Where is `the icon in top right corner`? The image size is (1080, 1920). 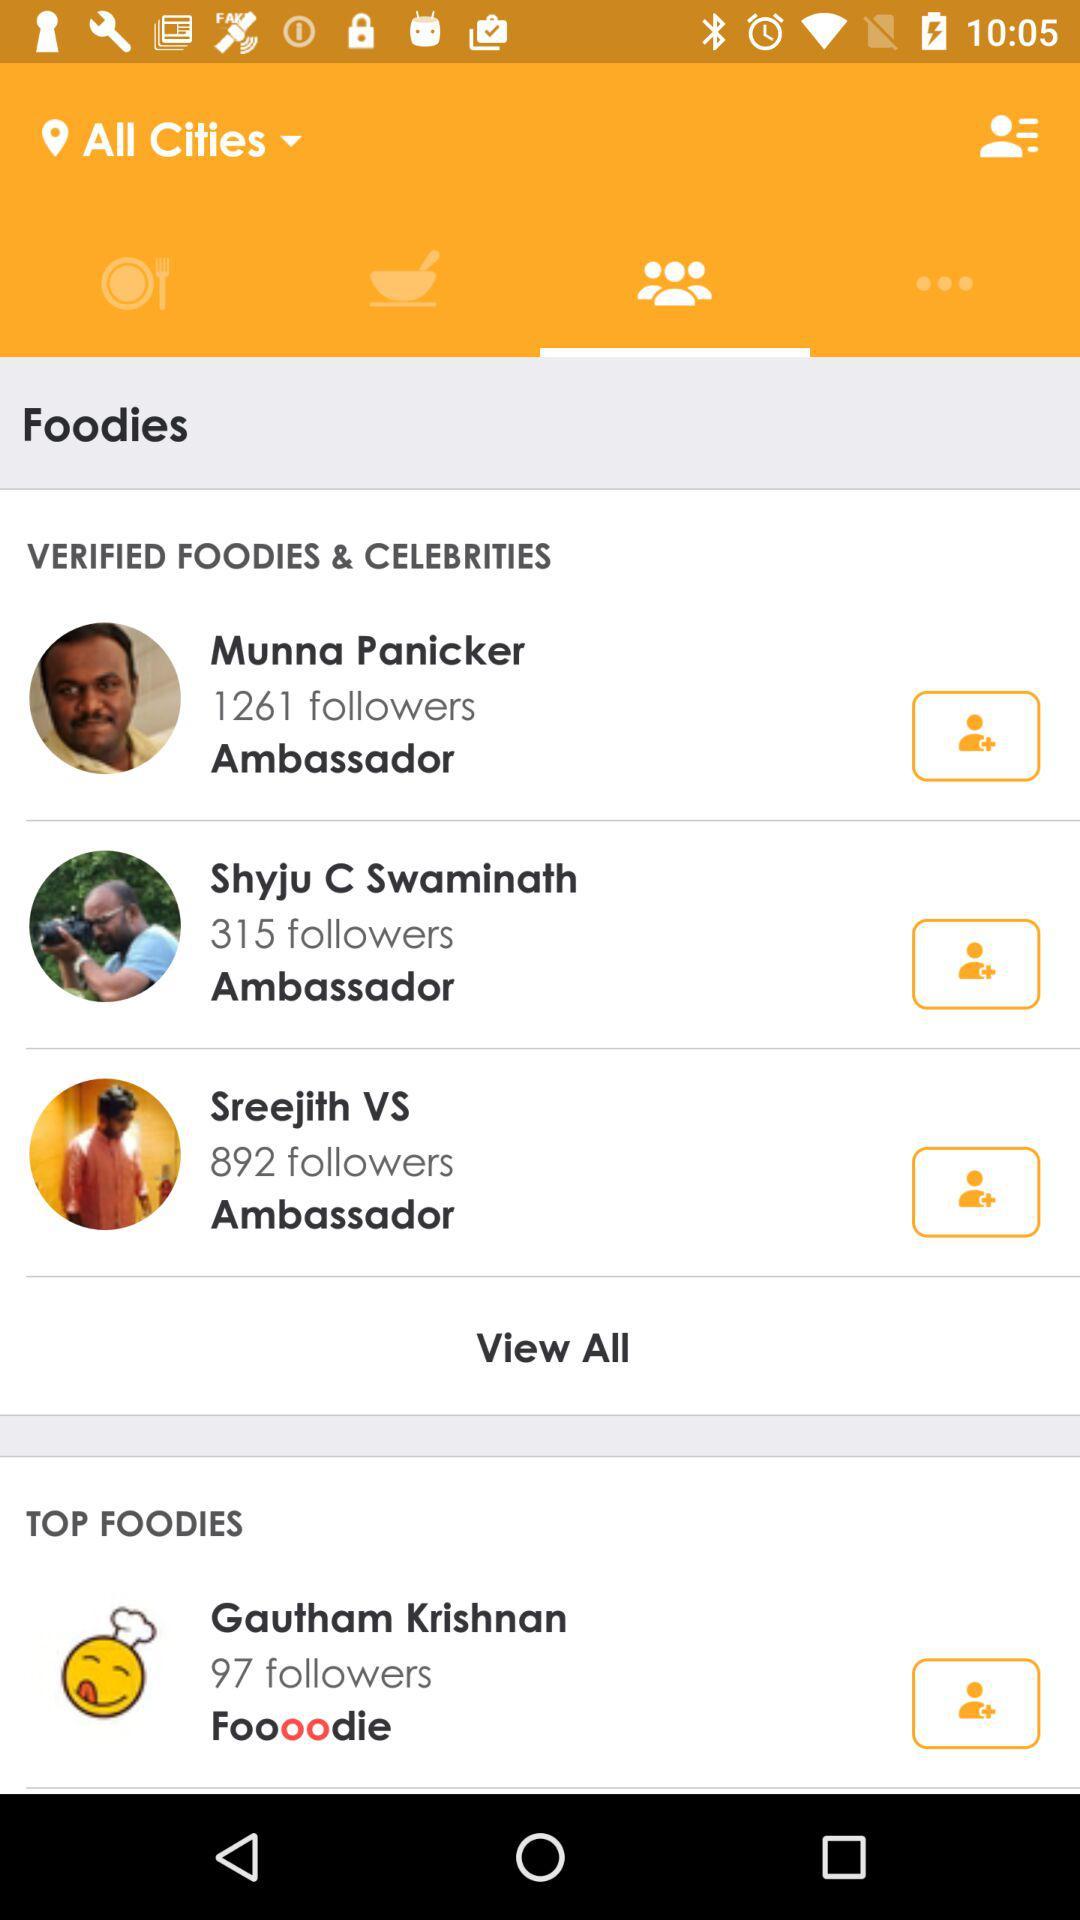
the icon in top right corner is located at coordinates (1009, 136).